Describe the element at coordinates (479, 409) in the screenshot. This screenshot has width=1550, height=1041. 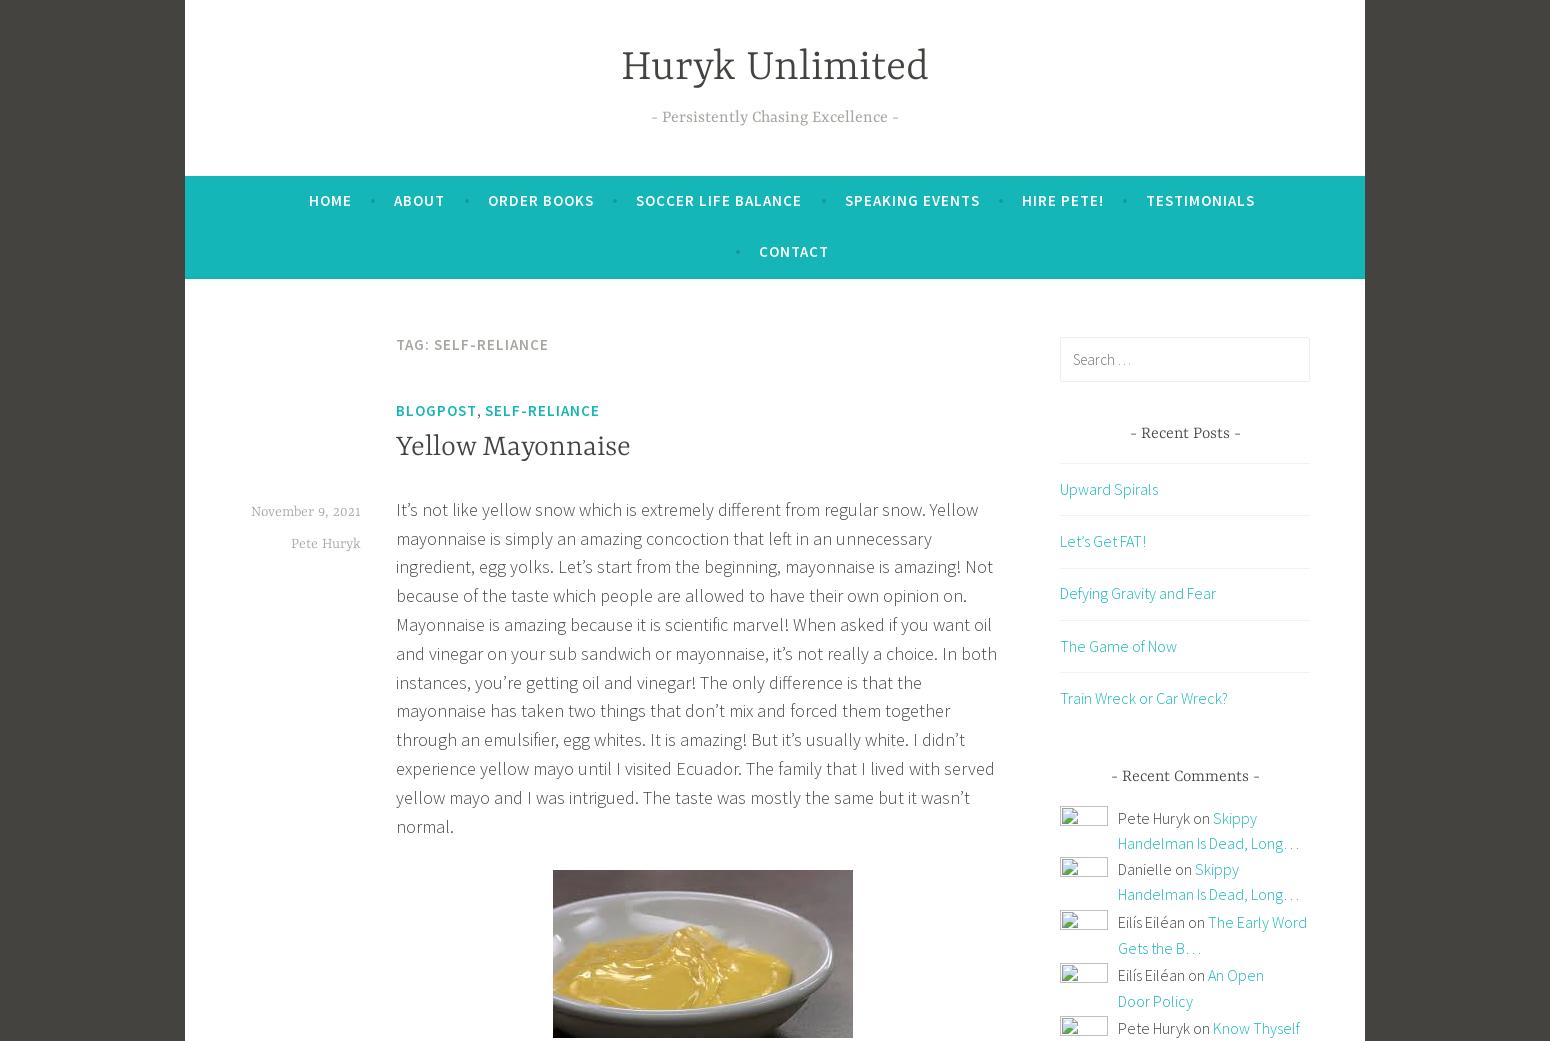
I see `','` at that location.